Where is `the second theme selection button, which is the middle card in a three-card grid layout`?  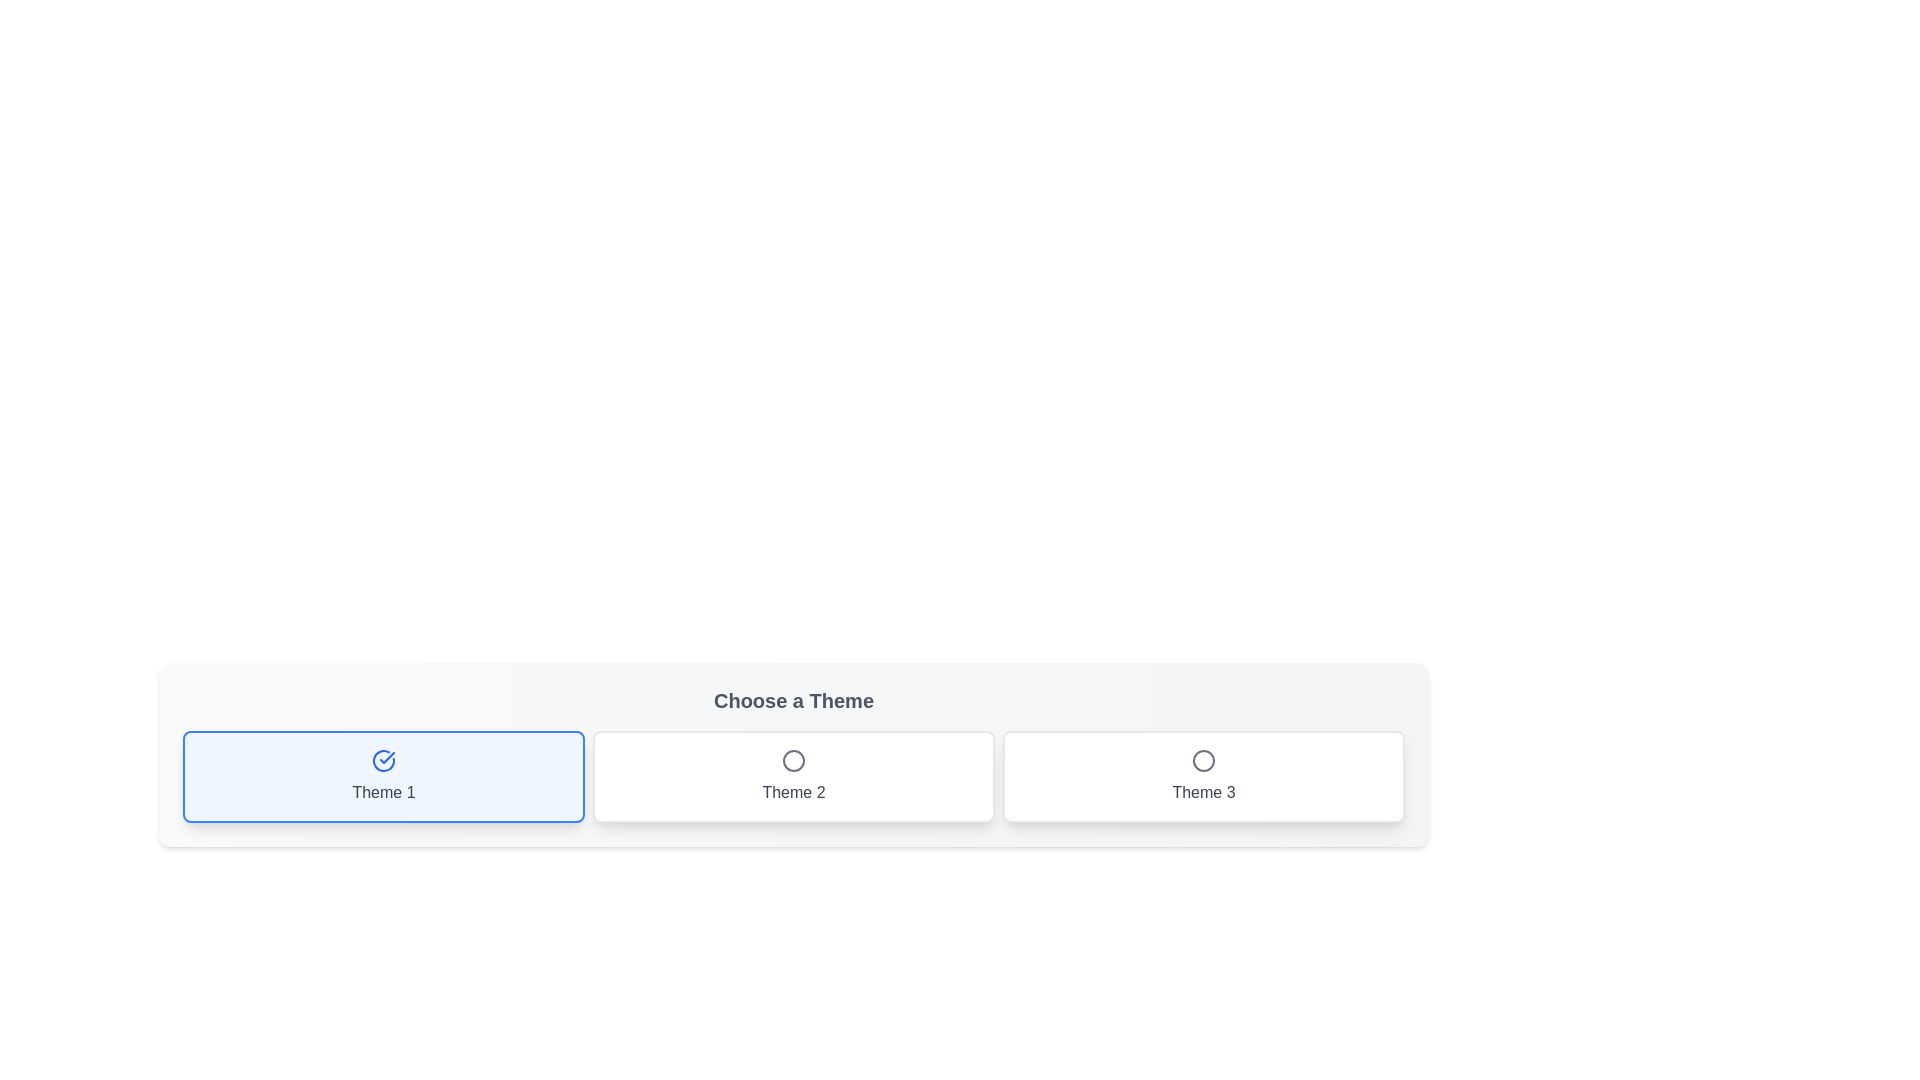
the second theme selection button, which is the middle card in a three-card grid layout is located at coordinates (792, 775).